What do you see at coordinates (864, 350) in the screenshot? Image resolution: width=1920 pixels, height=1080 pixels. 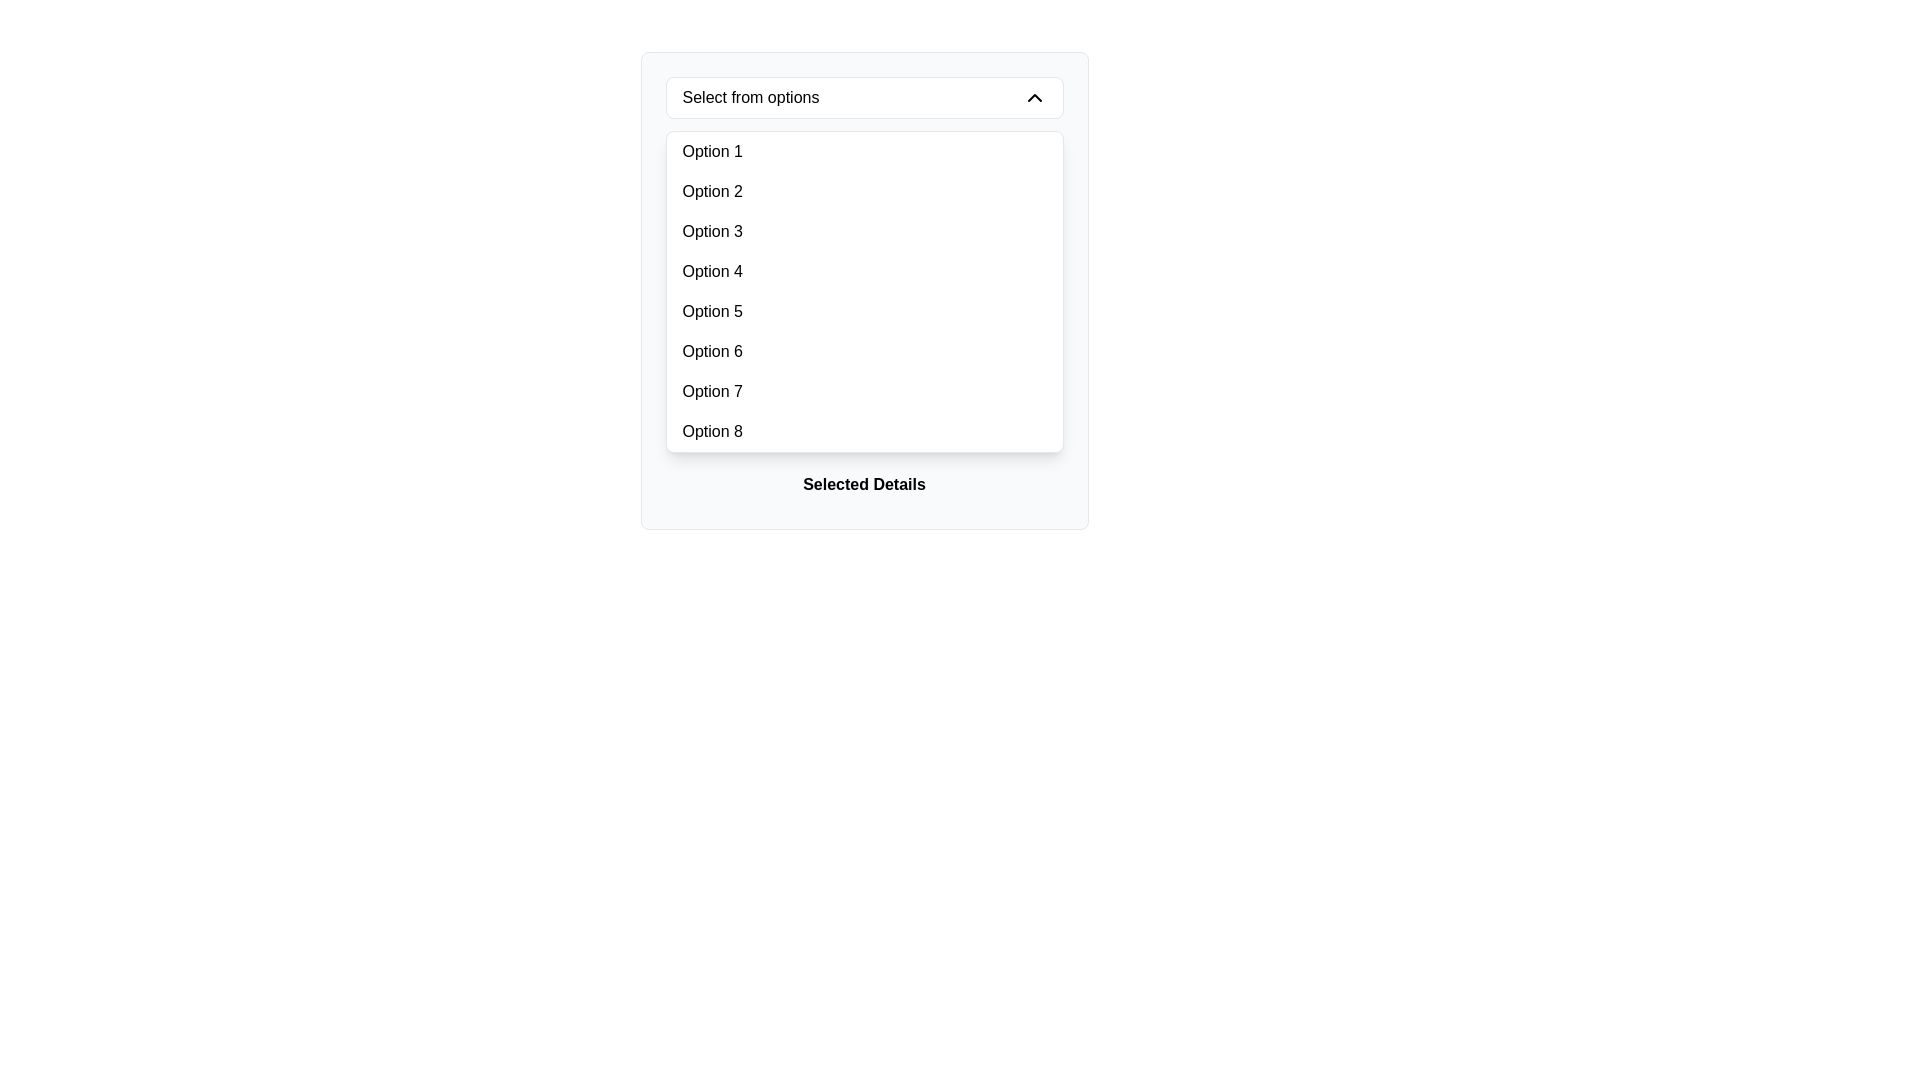 I see `the 'Option 6' item in the dropdown menu` at bounding box center [864, 350].